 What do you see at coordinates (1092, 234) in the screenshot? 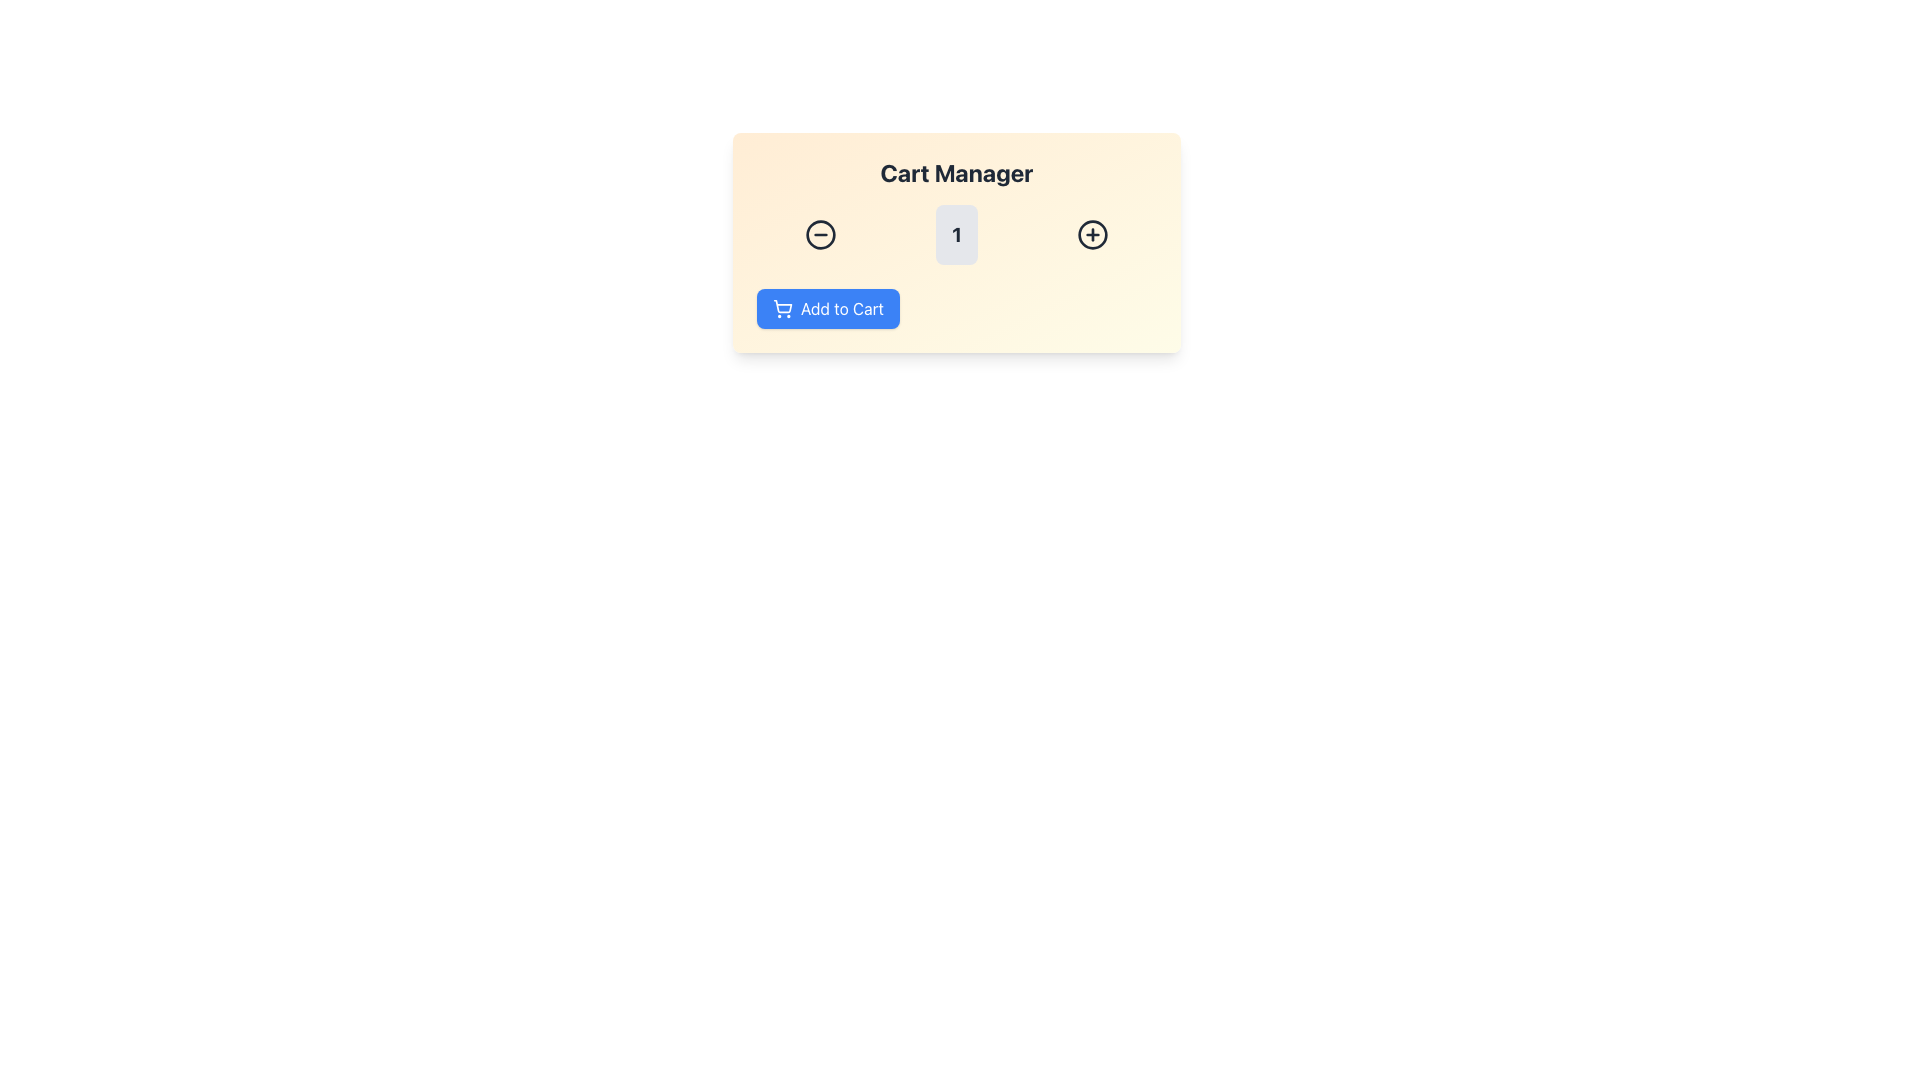
I see `the increment button, which is the rightmost element in a group of three interactive components` at bounding box center [1092, 234].